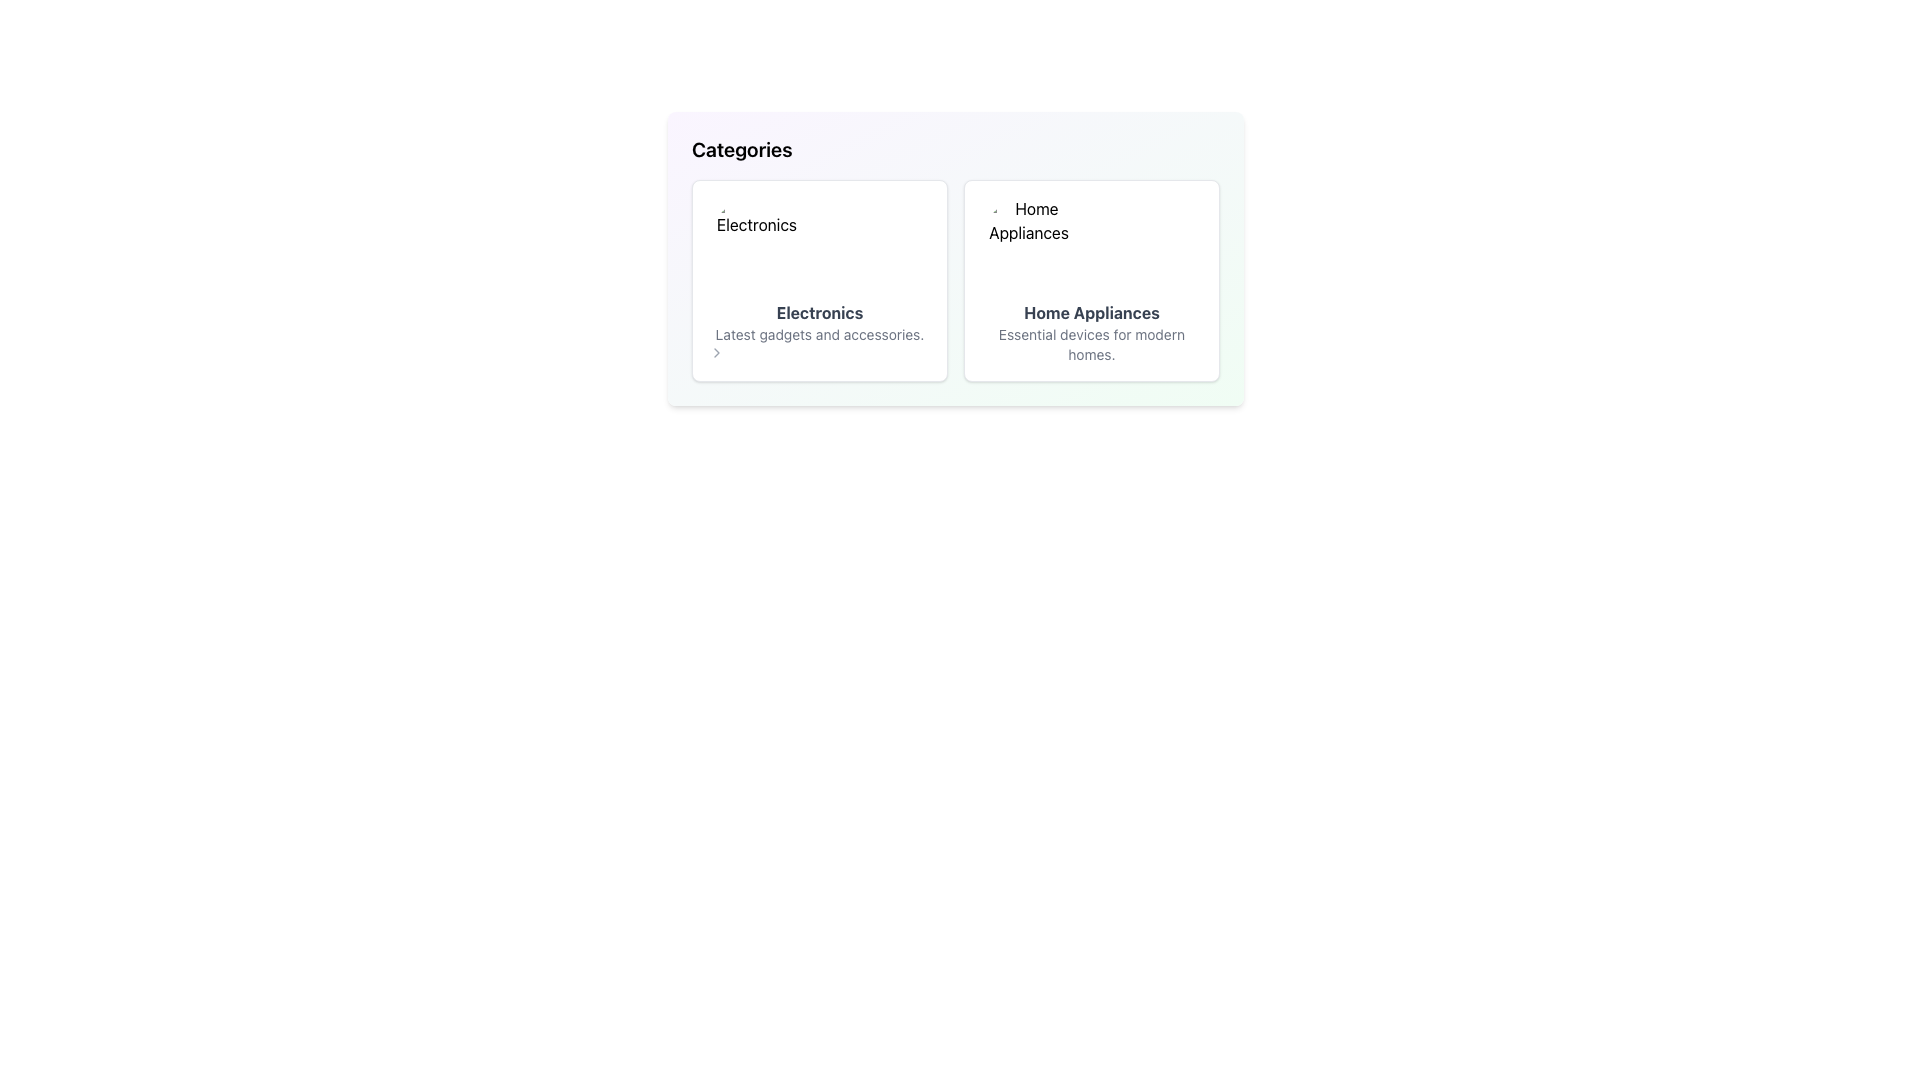  Describe the element at coordinates (1028, 244) in the screenshot. I see `the circular image with a soft border located in the second section under the 'Categories' label, positioned above 'Home Appliances' and 'Essential devices for modern homes.'` at that location.